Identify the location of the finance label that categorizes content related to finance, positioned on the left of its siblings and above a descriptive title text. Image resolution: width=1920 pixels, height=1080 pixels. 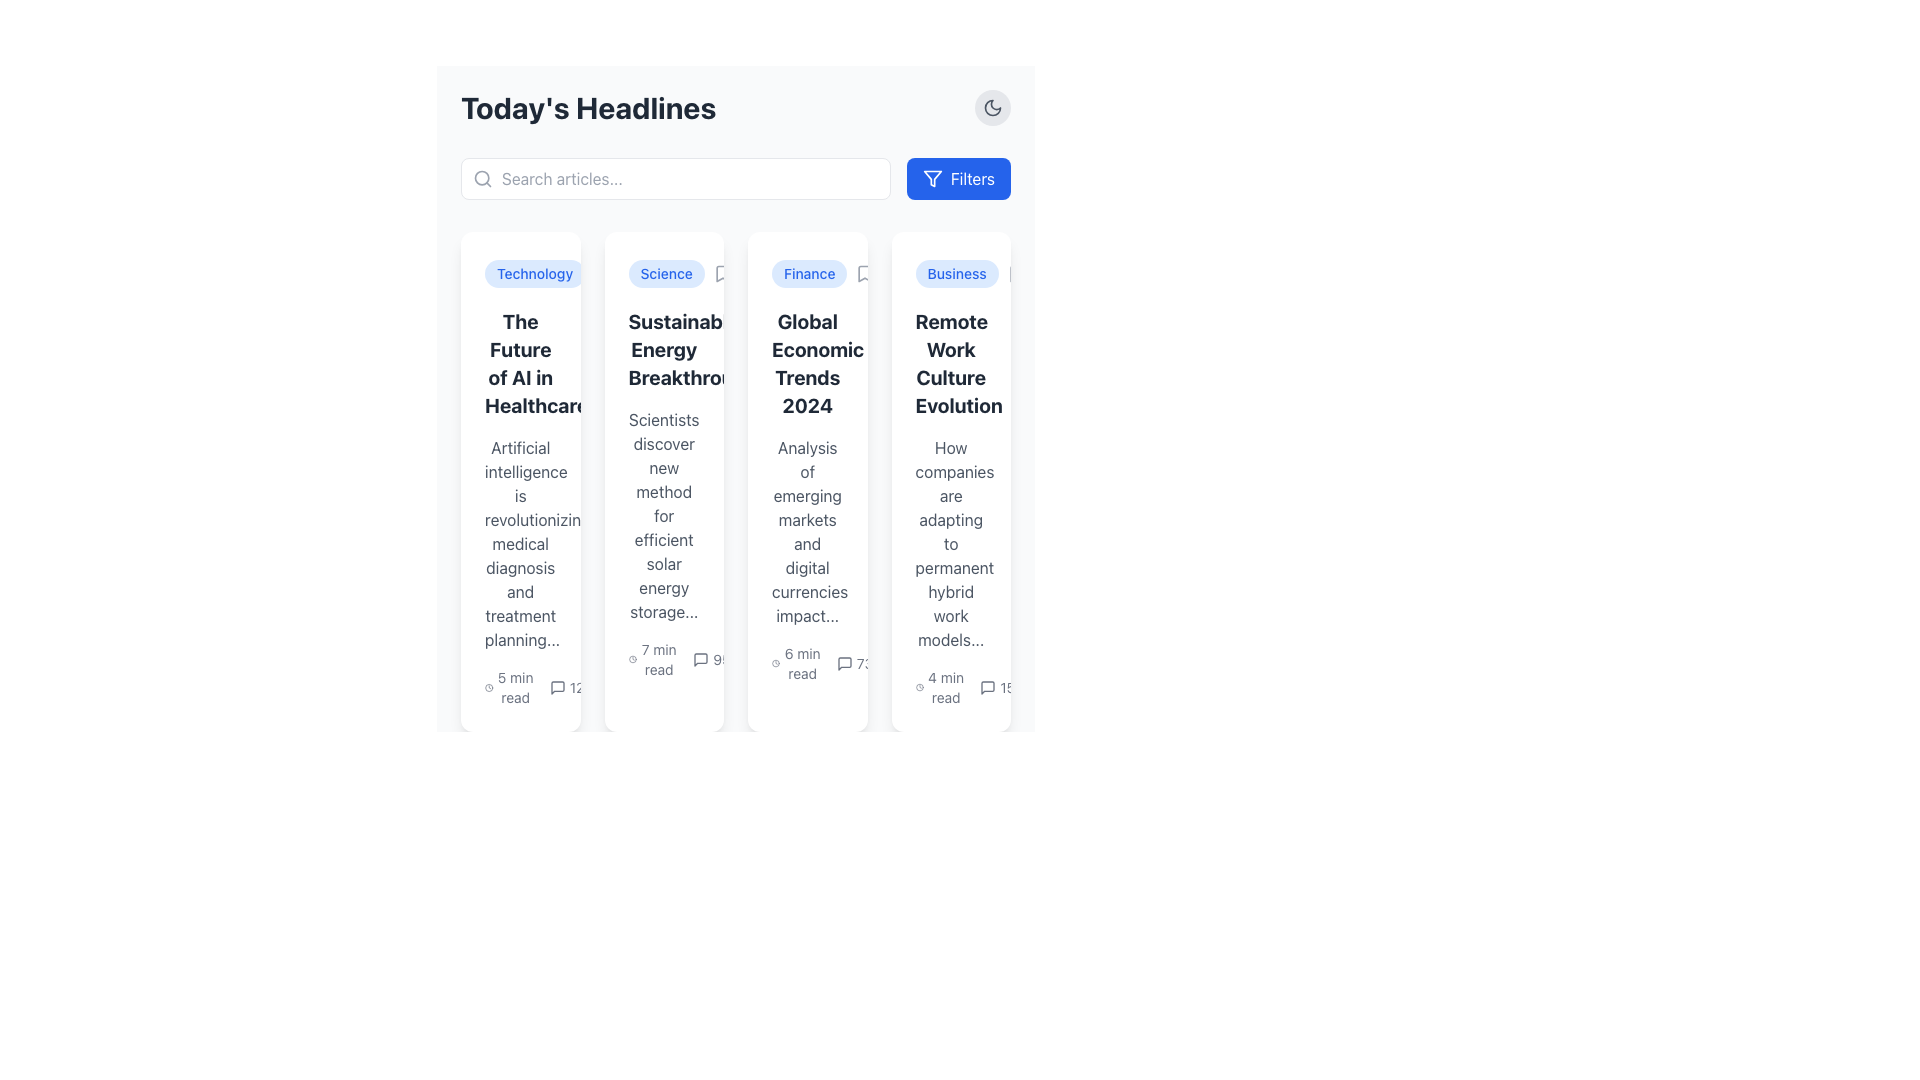
(809, 273).